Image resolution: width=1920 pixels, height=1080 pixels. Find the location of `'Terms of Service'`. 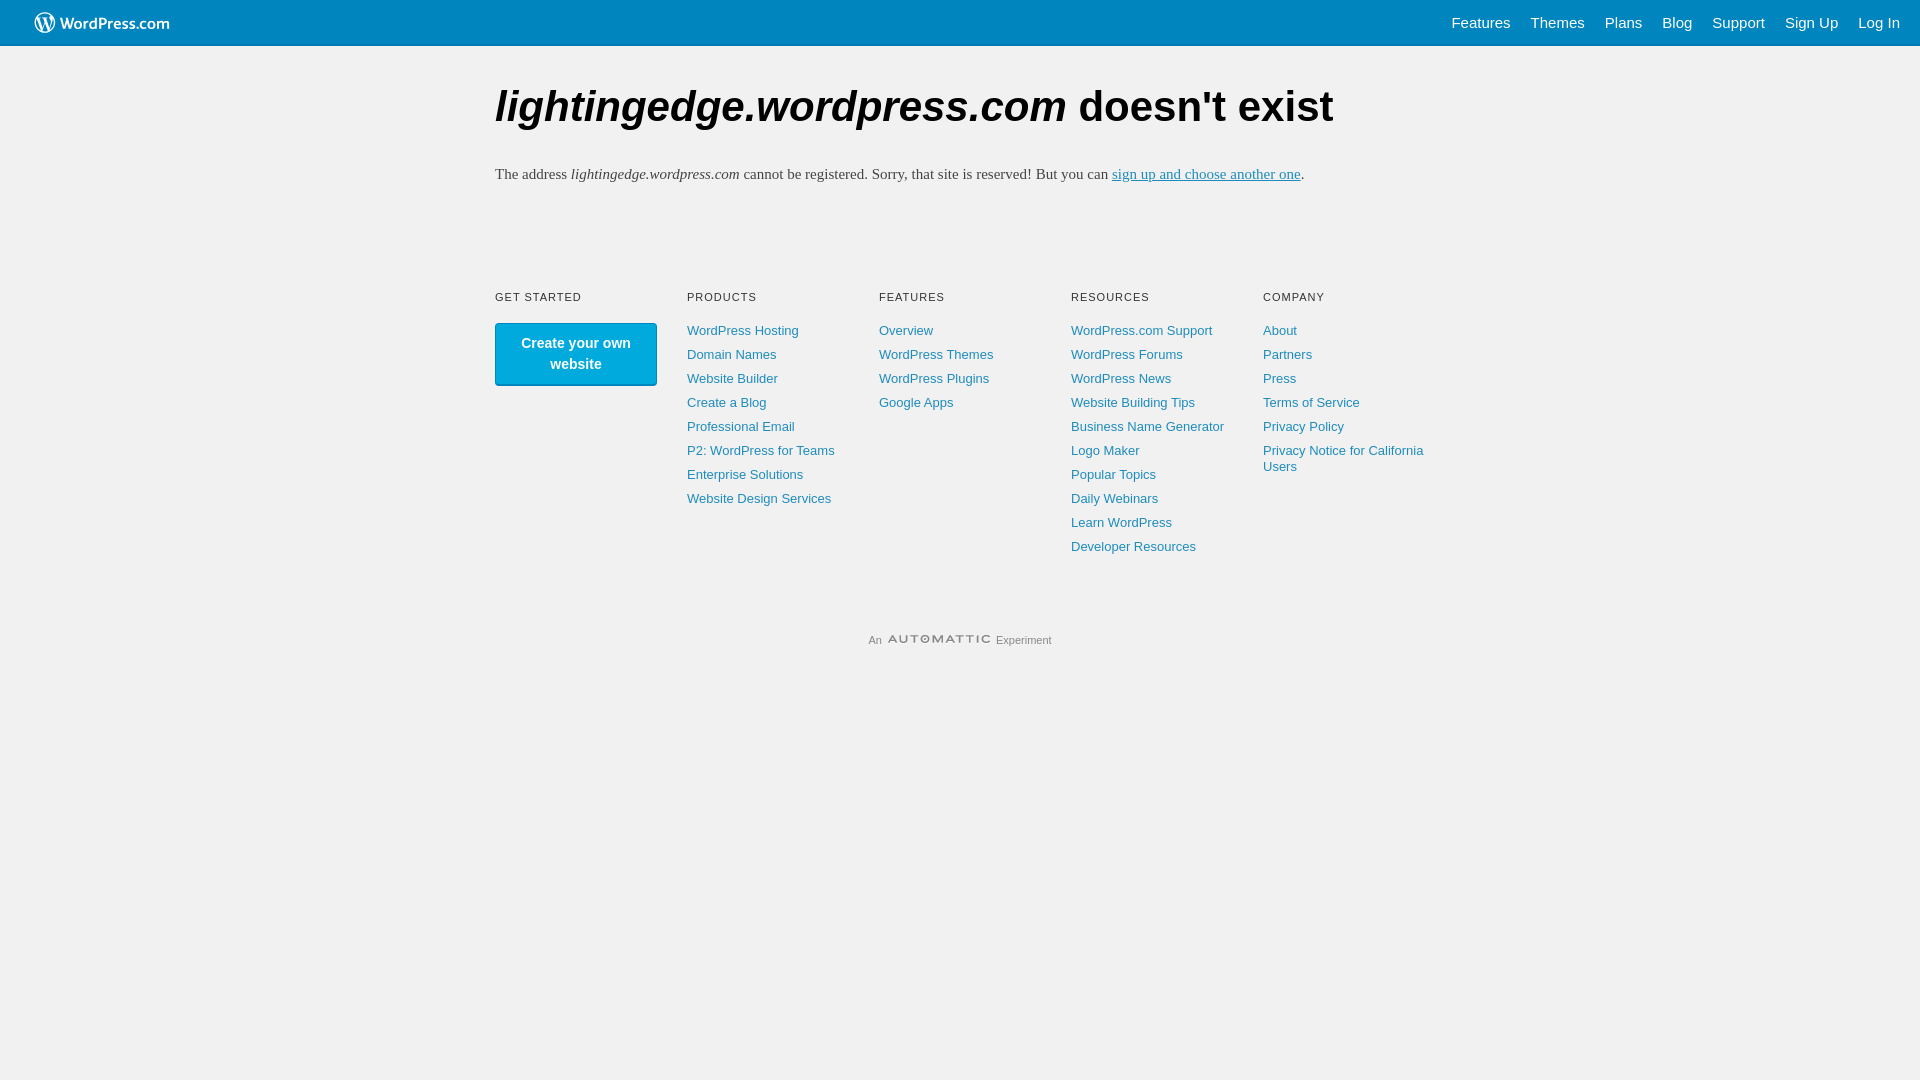

'Terms of Service' is located at coordinates (1311, 402).